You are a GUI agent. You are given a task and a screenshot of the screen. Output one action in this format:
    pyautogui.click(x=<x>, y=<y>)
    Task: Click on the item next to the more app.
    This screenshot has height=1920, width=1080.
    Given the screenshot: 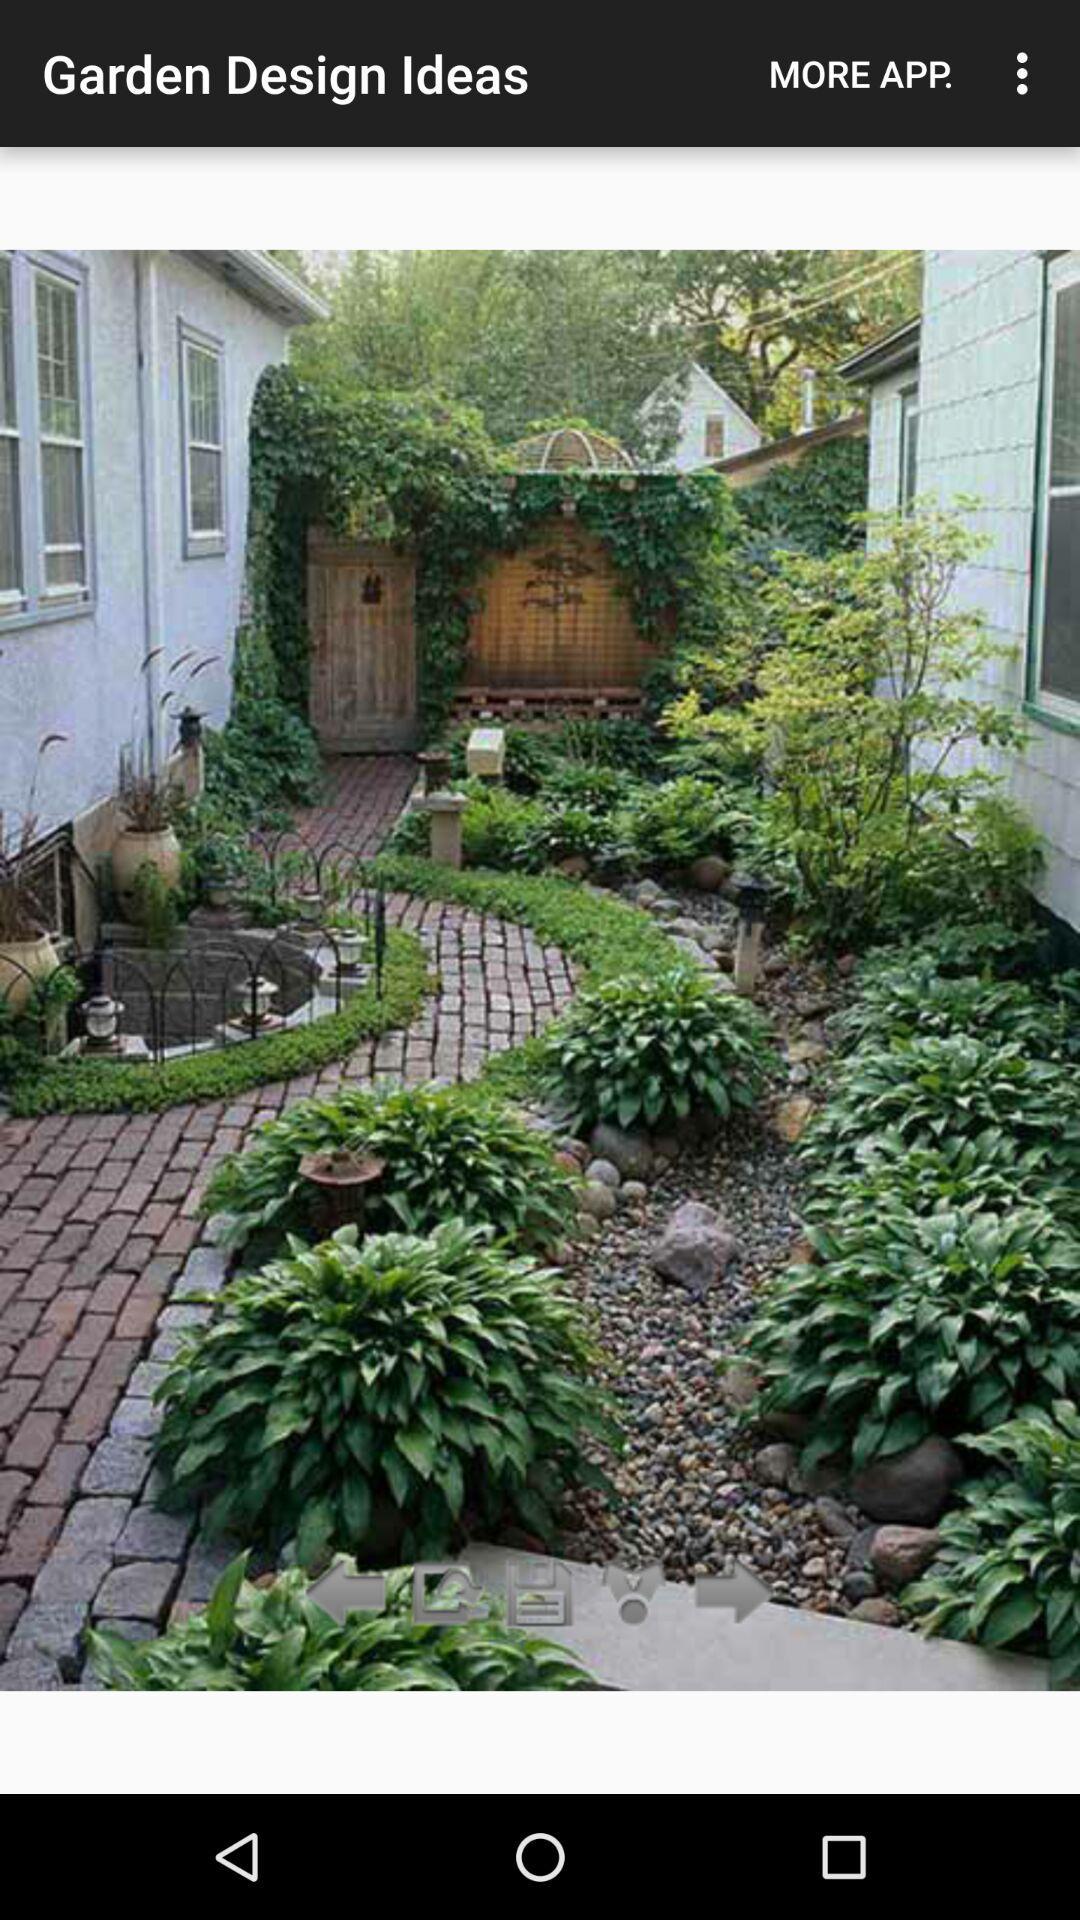 What is the action you would take?
    pyautogui.click(x=1027, y=73)
    